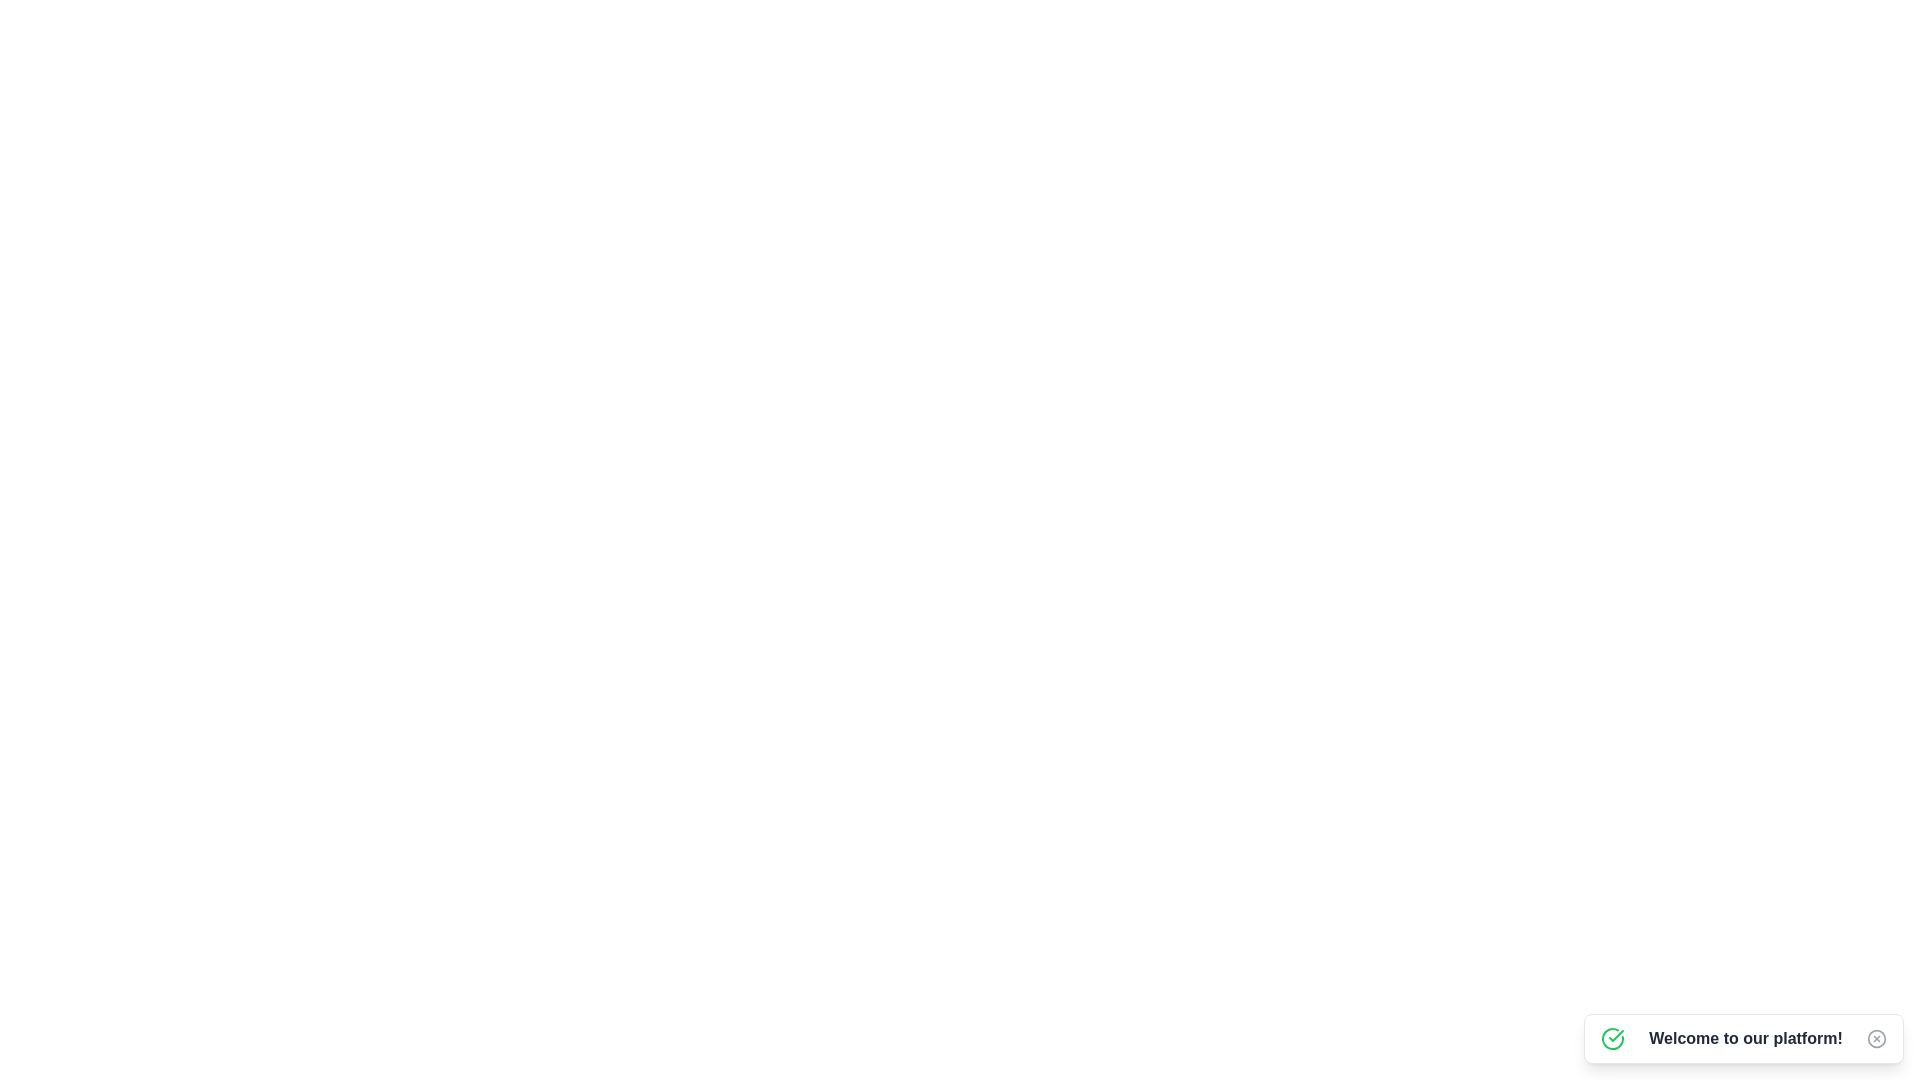 The image size is (1920, 1080). What do you see at coordinates (1616, 1035) in the screenshot?
I see `the checkmark icon indicating a successful operation within the notification box titled 'Welcome to our platform!'` at bounding box center [1616, 1035].